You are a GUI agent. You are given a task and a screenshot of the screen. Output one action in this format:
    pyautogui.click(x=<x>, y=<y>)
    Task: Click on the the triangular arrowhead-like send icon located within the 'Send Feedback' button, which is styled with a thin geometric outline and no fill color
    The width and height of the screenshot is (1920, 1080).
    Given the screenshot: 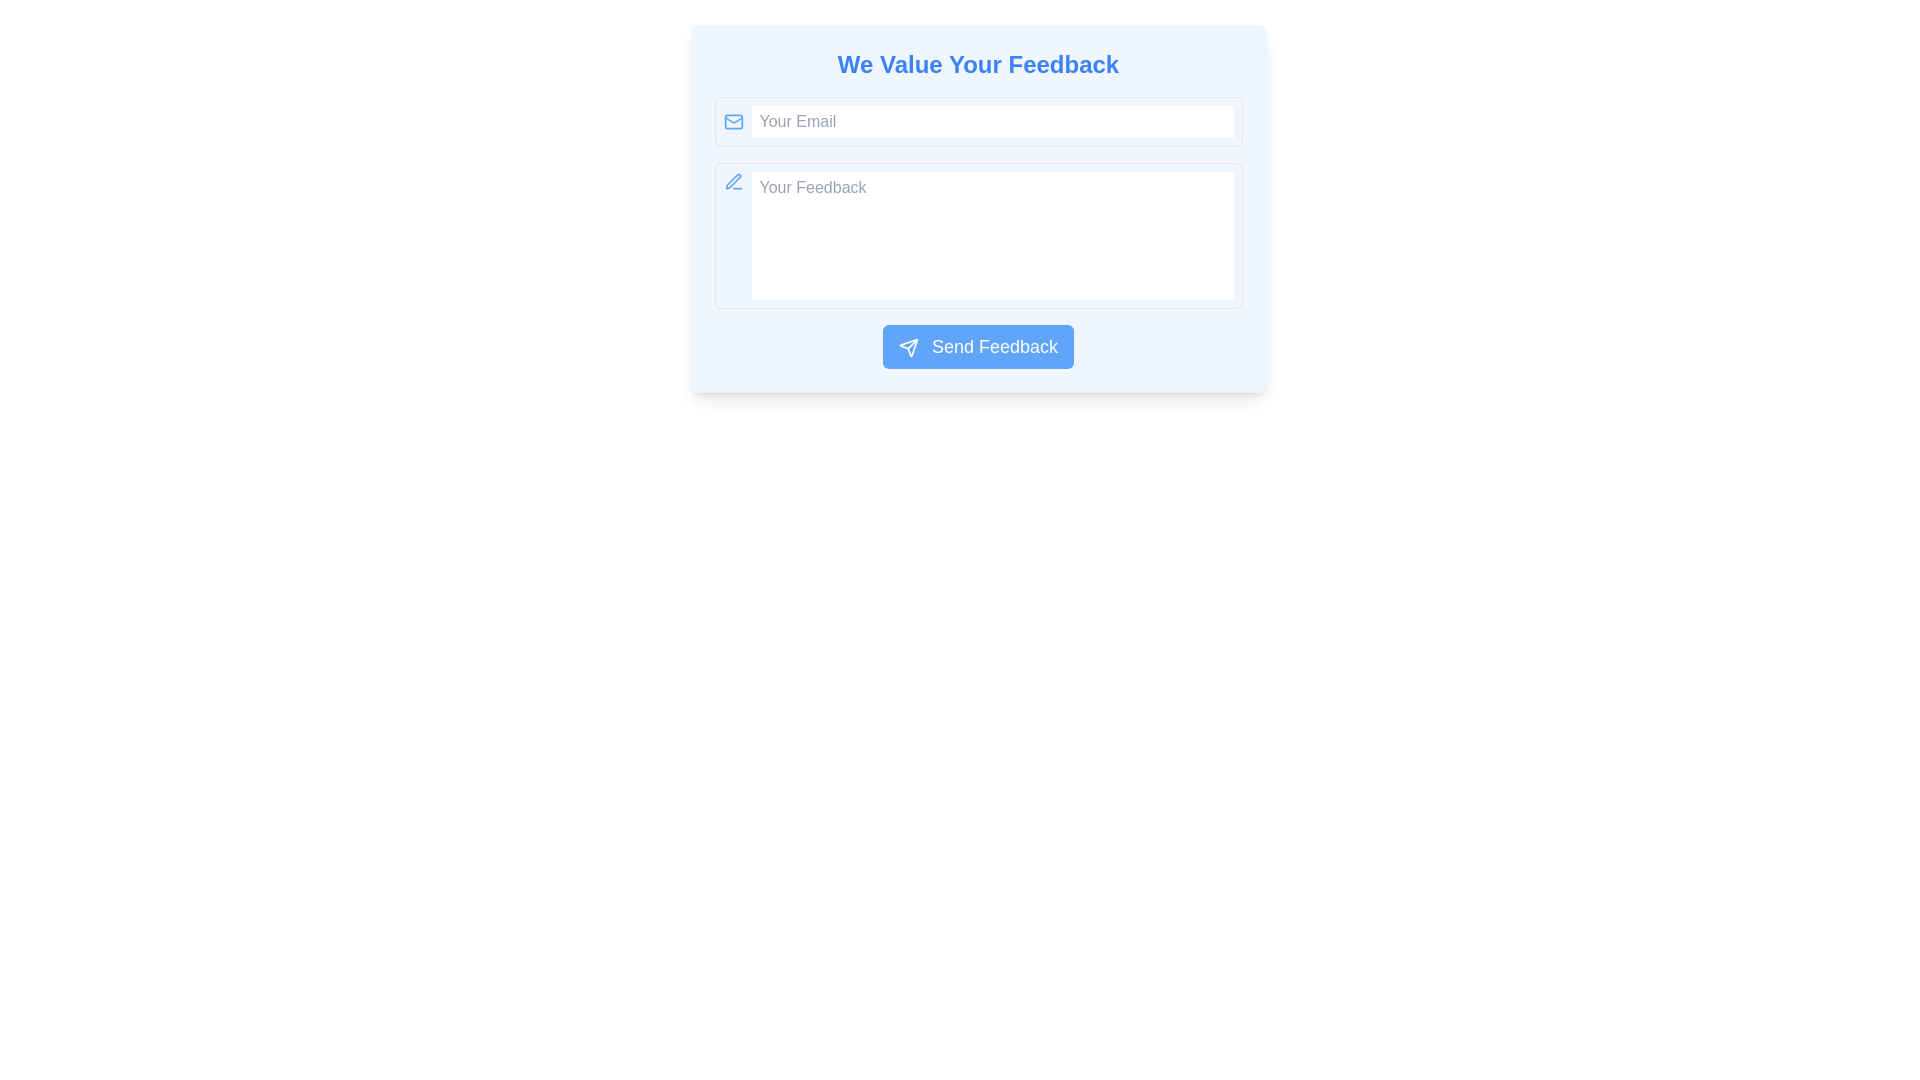 What is the action you would take?
    pyautogui.click(x=907, y=347)
    